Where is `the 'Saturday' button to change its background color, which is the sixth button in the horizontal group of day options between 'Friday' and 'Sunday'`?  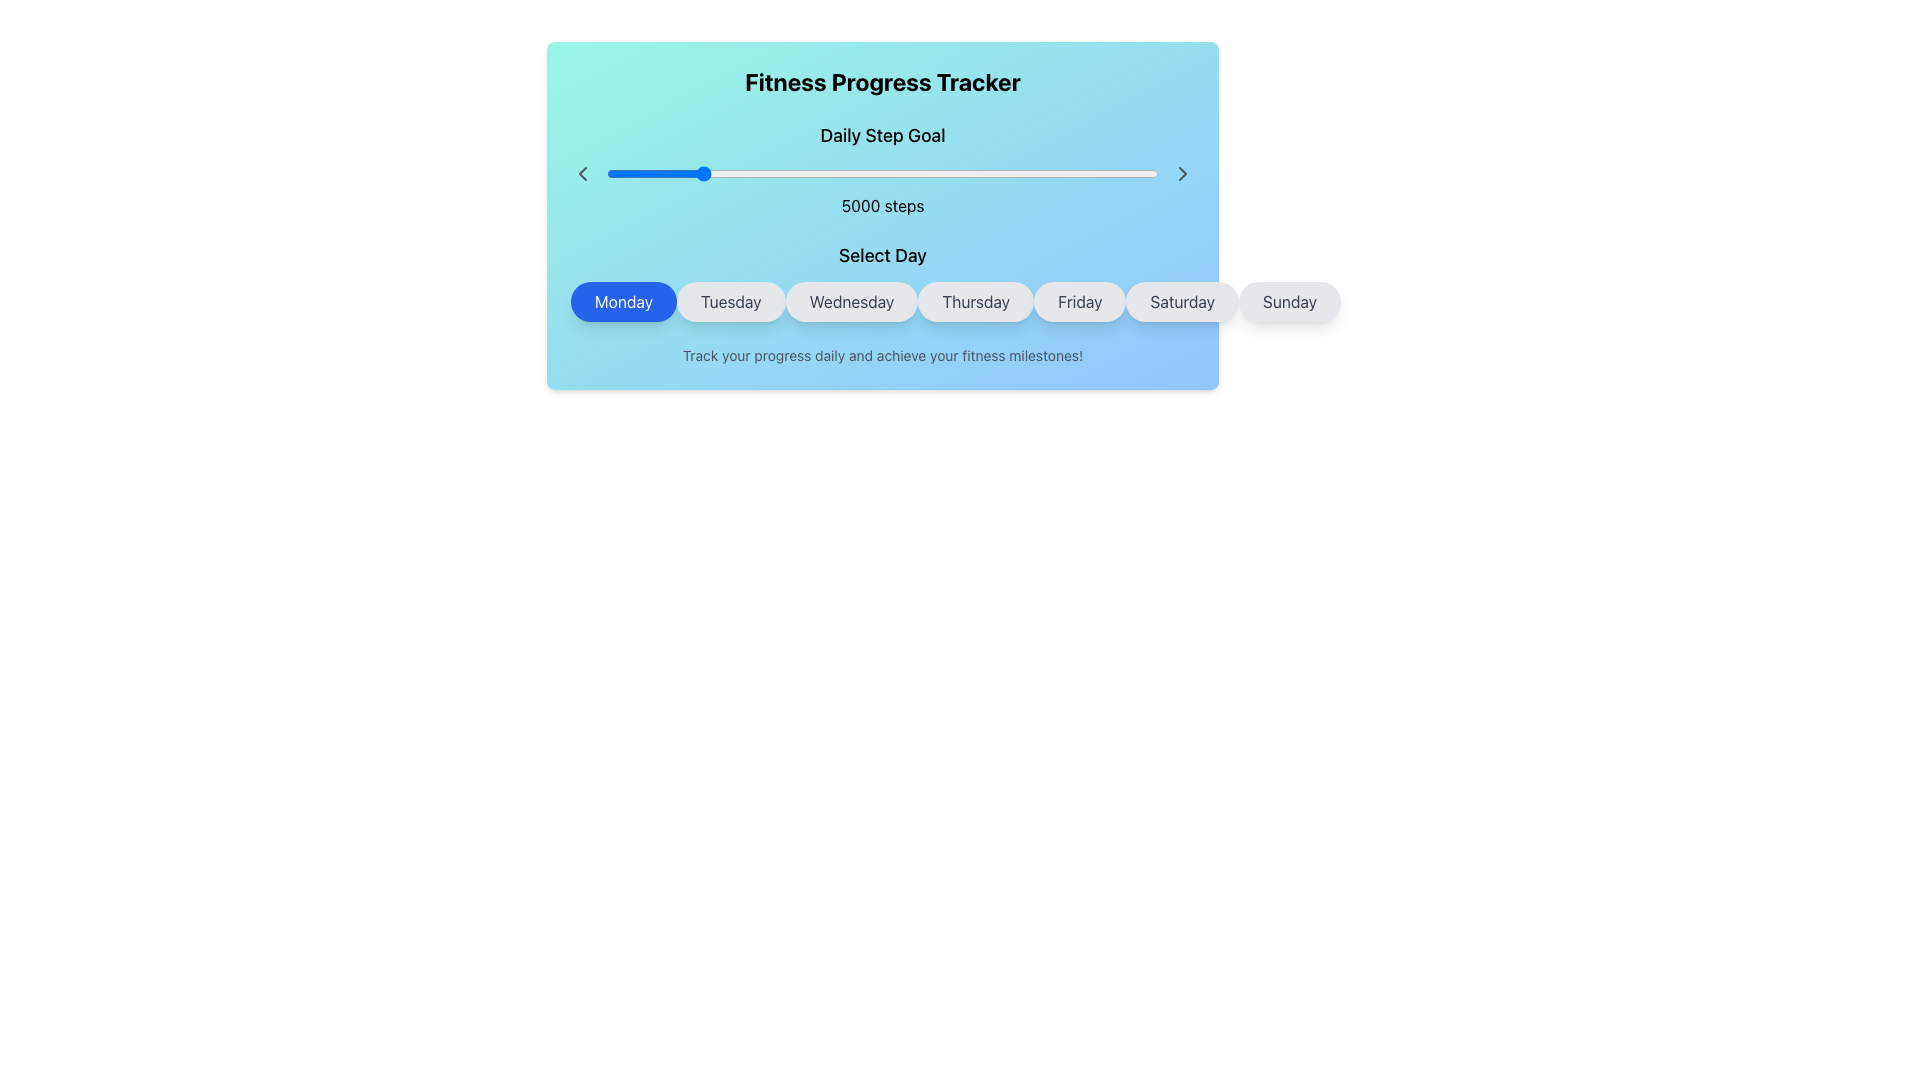 the 'Saturday' button to change its background color, which is the sixth button in the horizontal group of day options between 'Friday' and 'Sunday' is located at coordinates (1182, 301).